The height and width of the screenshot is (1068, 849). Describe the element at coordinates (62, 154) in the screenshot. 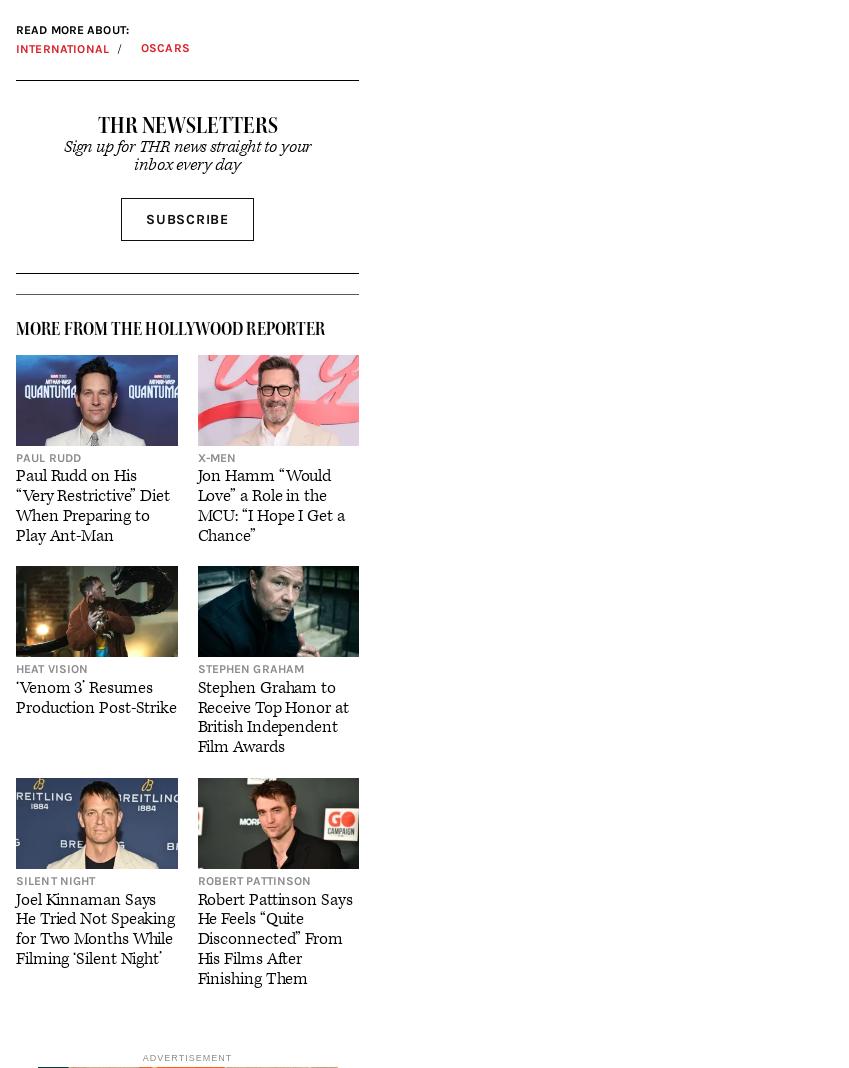

I see `'Sign up for THR news straight to your inbox every day'` at that location.